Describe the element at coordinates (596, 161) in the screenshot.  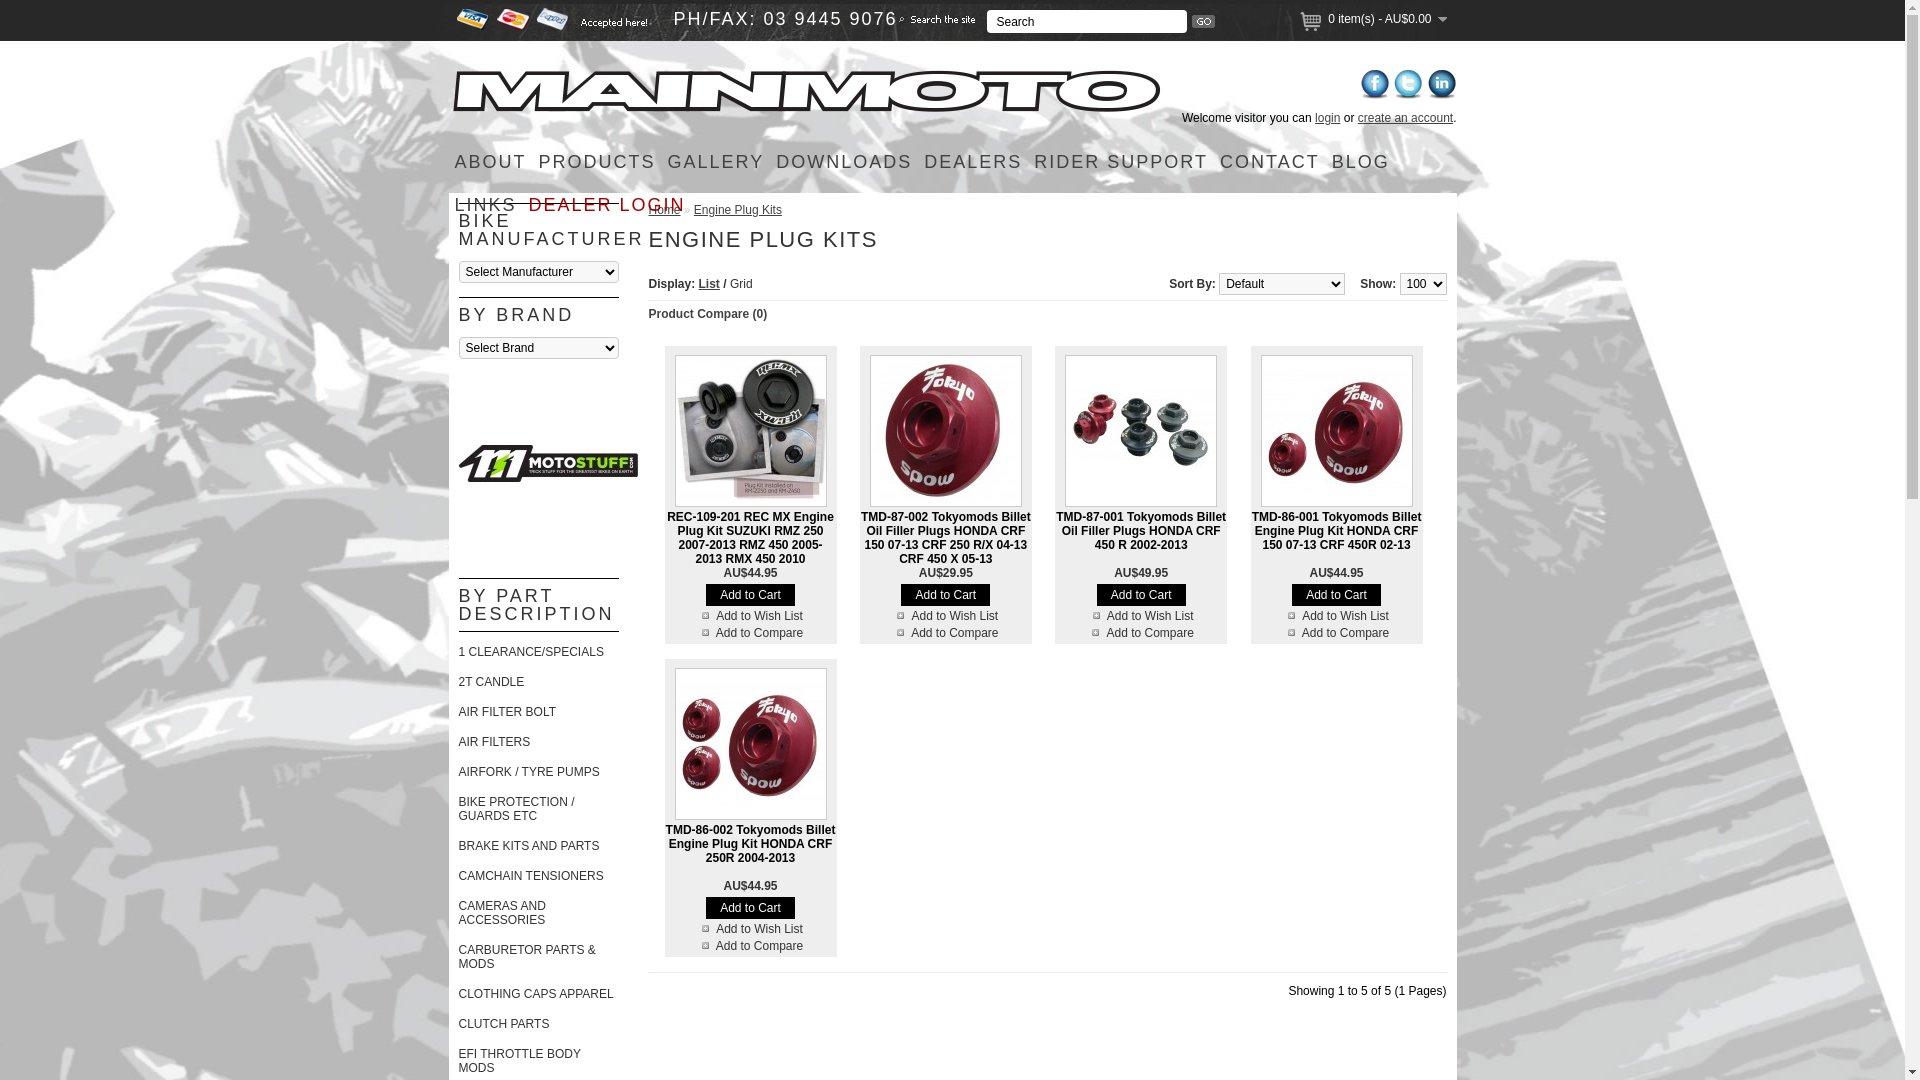
I see `'PRODUCTS'` at that location.